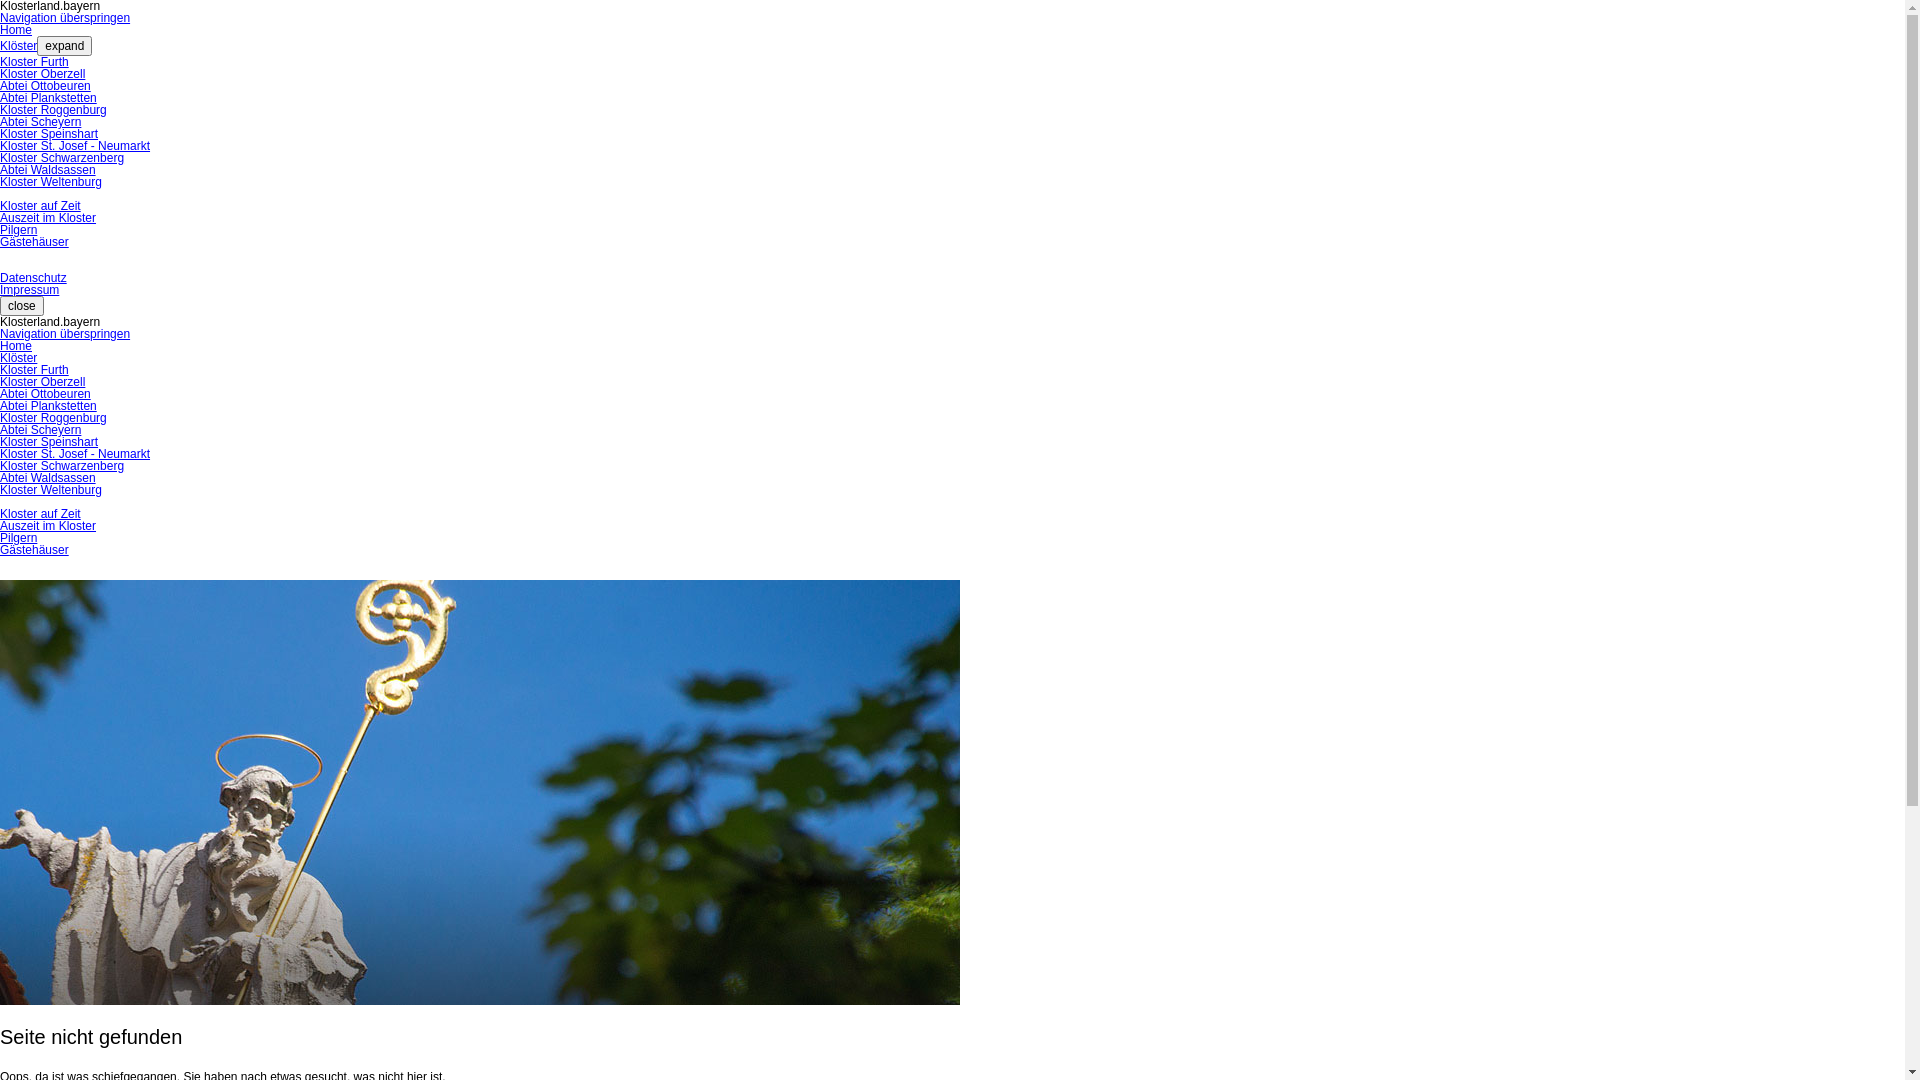 The width and height of the screenshot is (1920, 1080). Describe the element at coordinates (0, 97) in the screenshot. I see `'Abtei Plankstetten'` at that location.